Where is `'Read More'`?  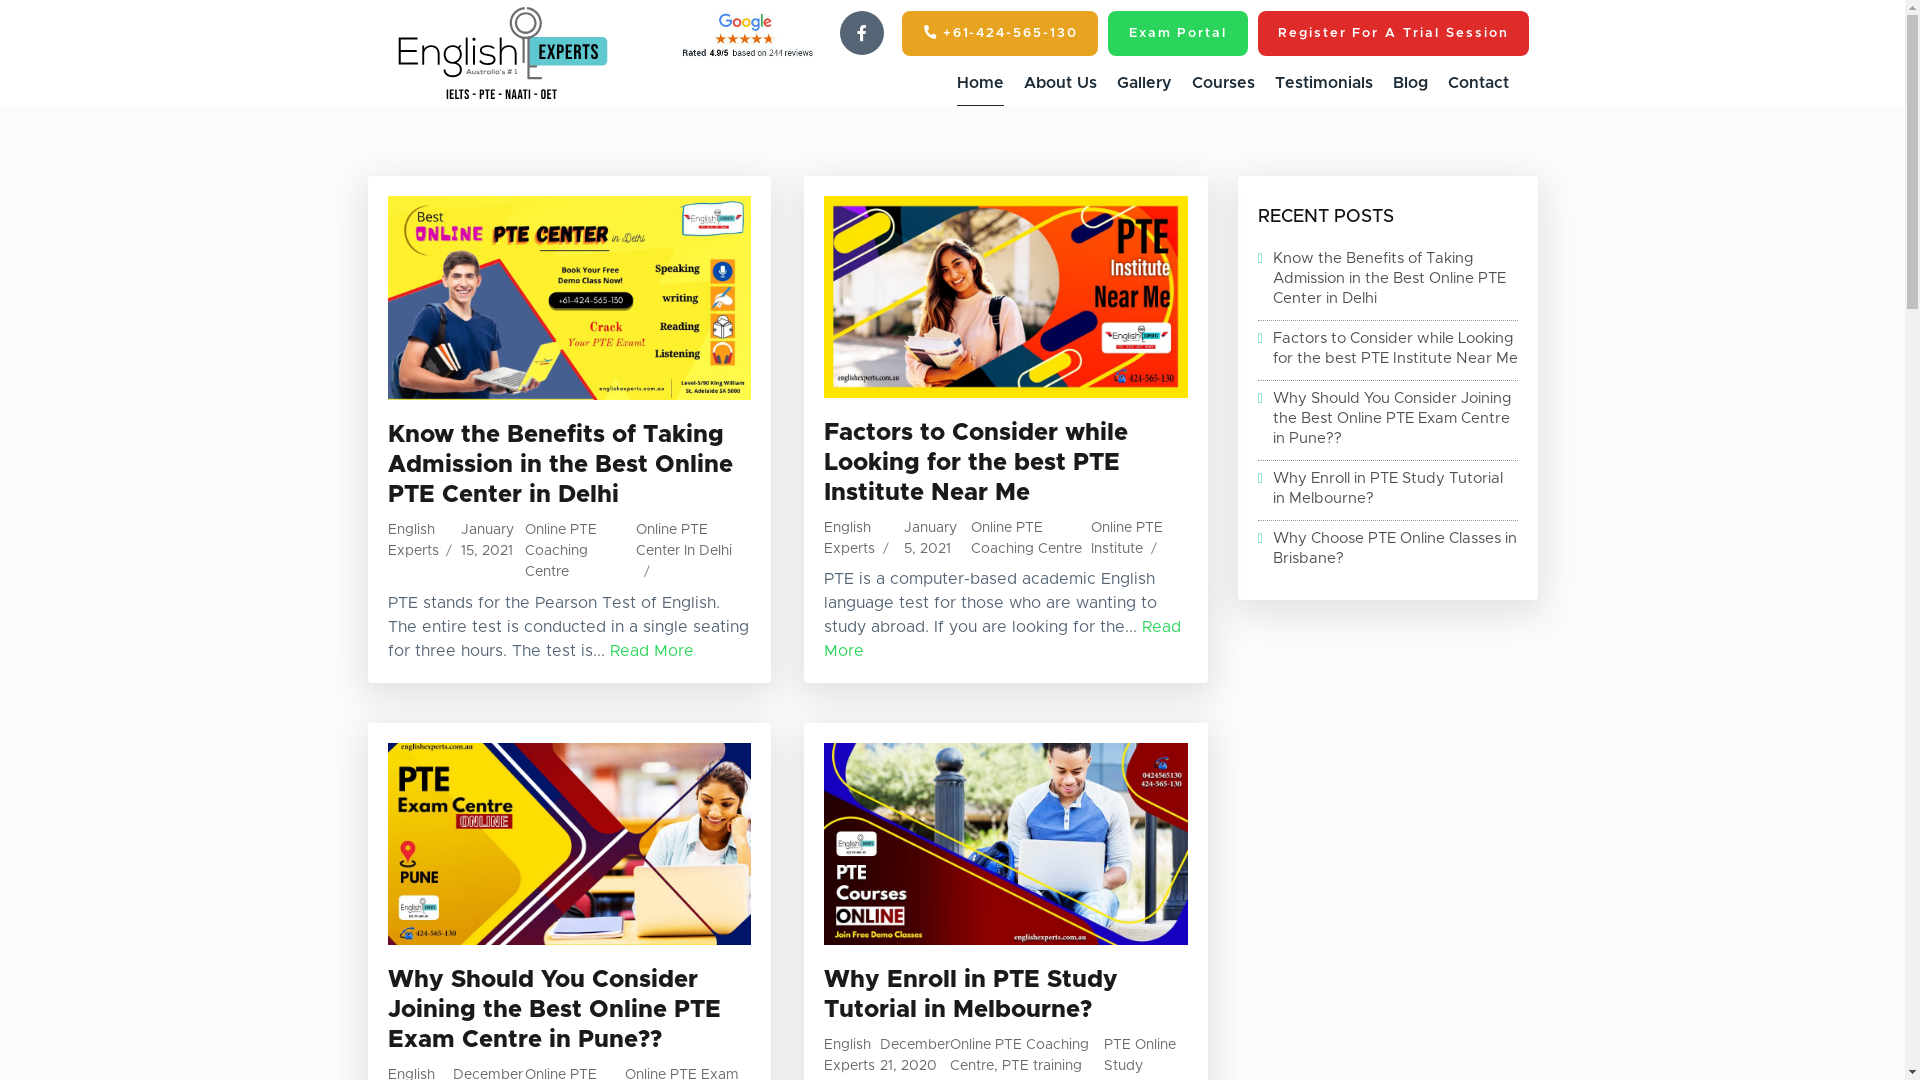 'Read More' is located at coordinates (652, 651).